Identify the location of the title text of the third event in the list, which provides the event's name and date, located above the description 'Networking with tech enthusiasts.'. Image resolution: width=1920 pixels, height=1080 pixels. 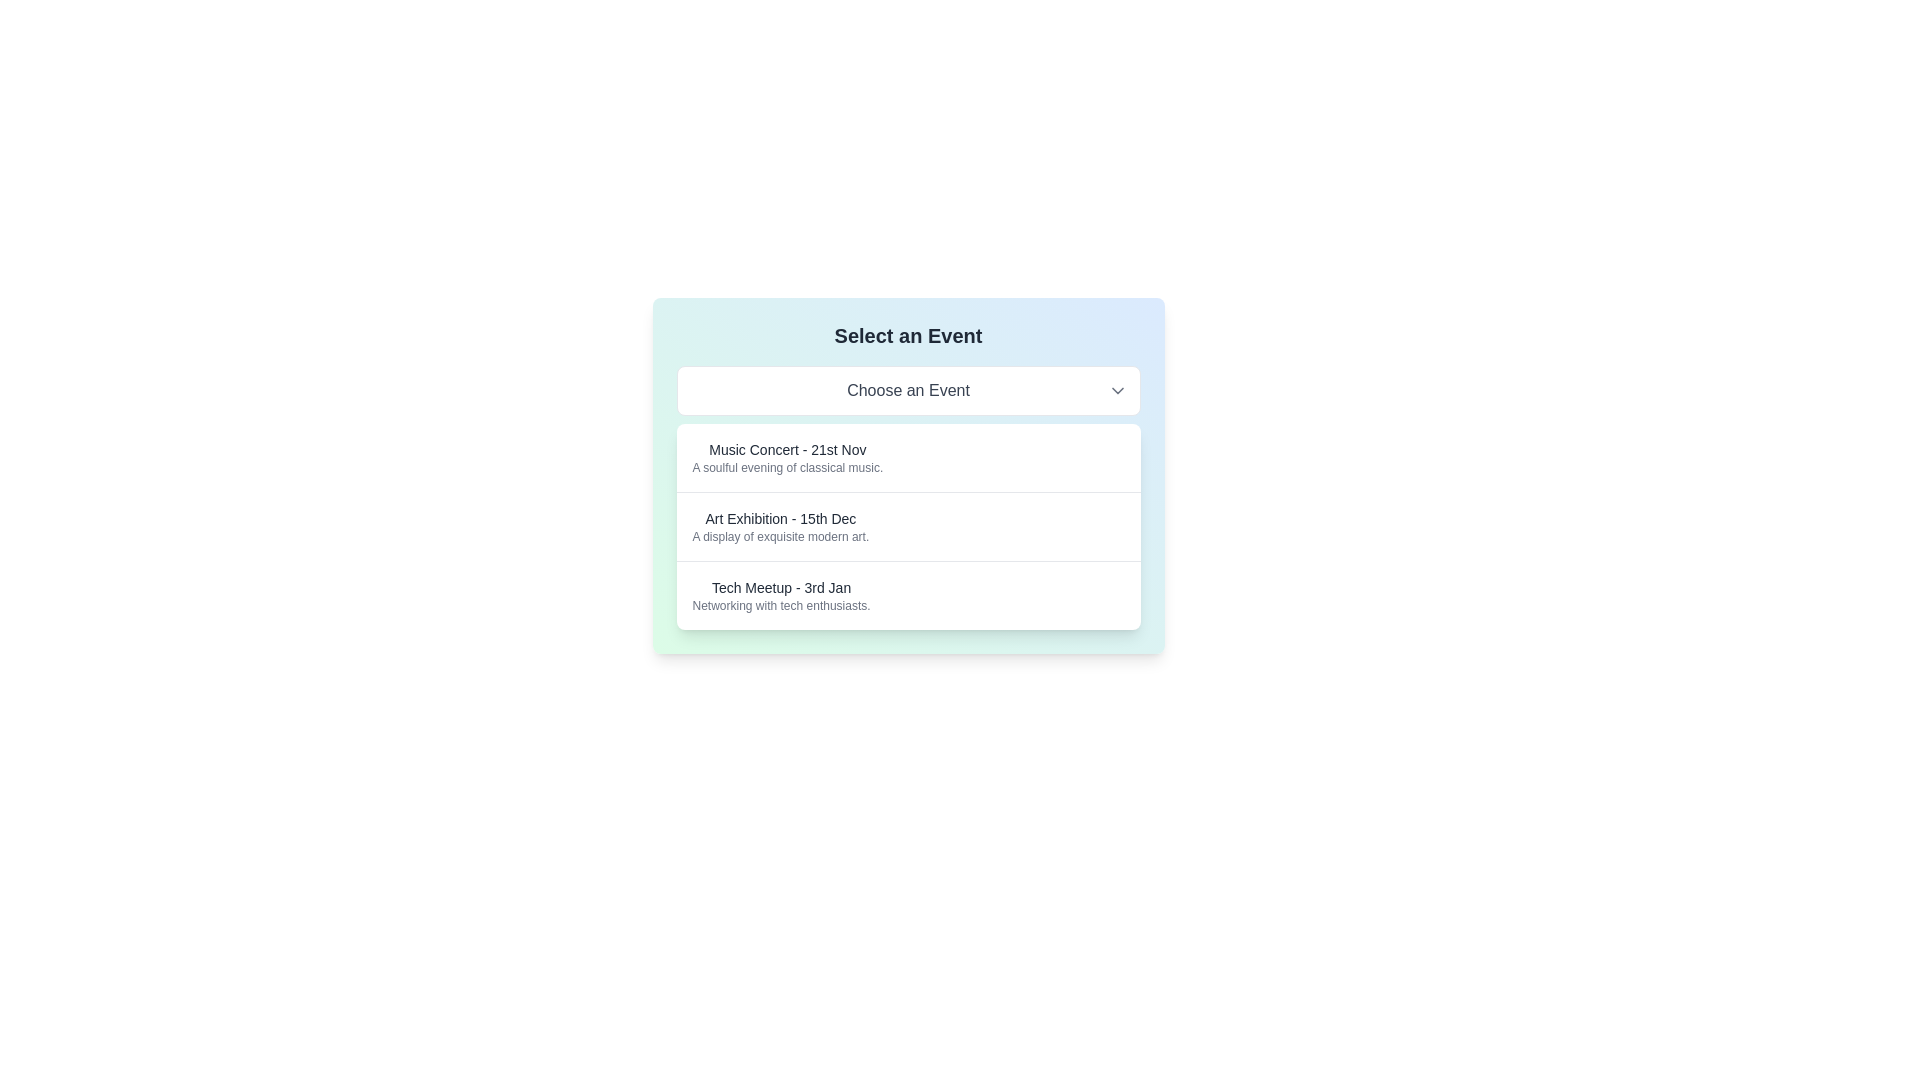
(780, 586).